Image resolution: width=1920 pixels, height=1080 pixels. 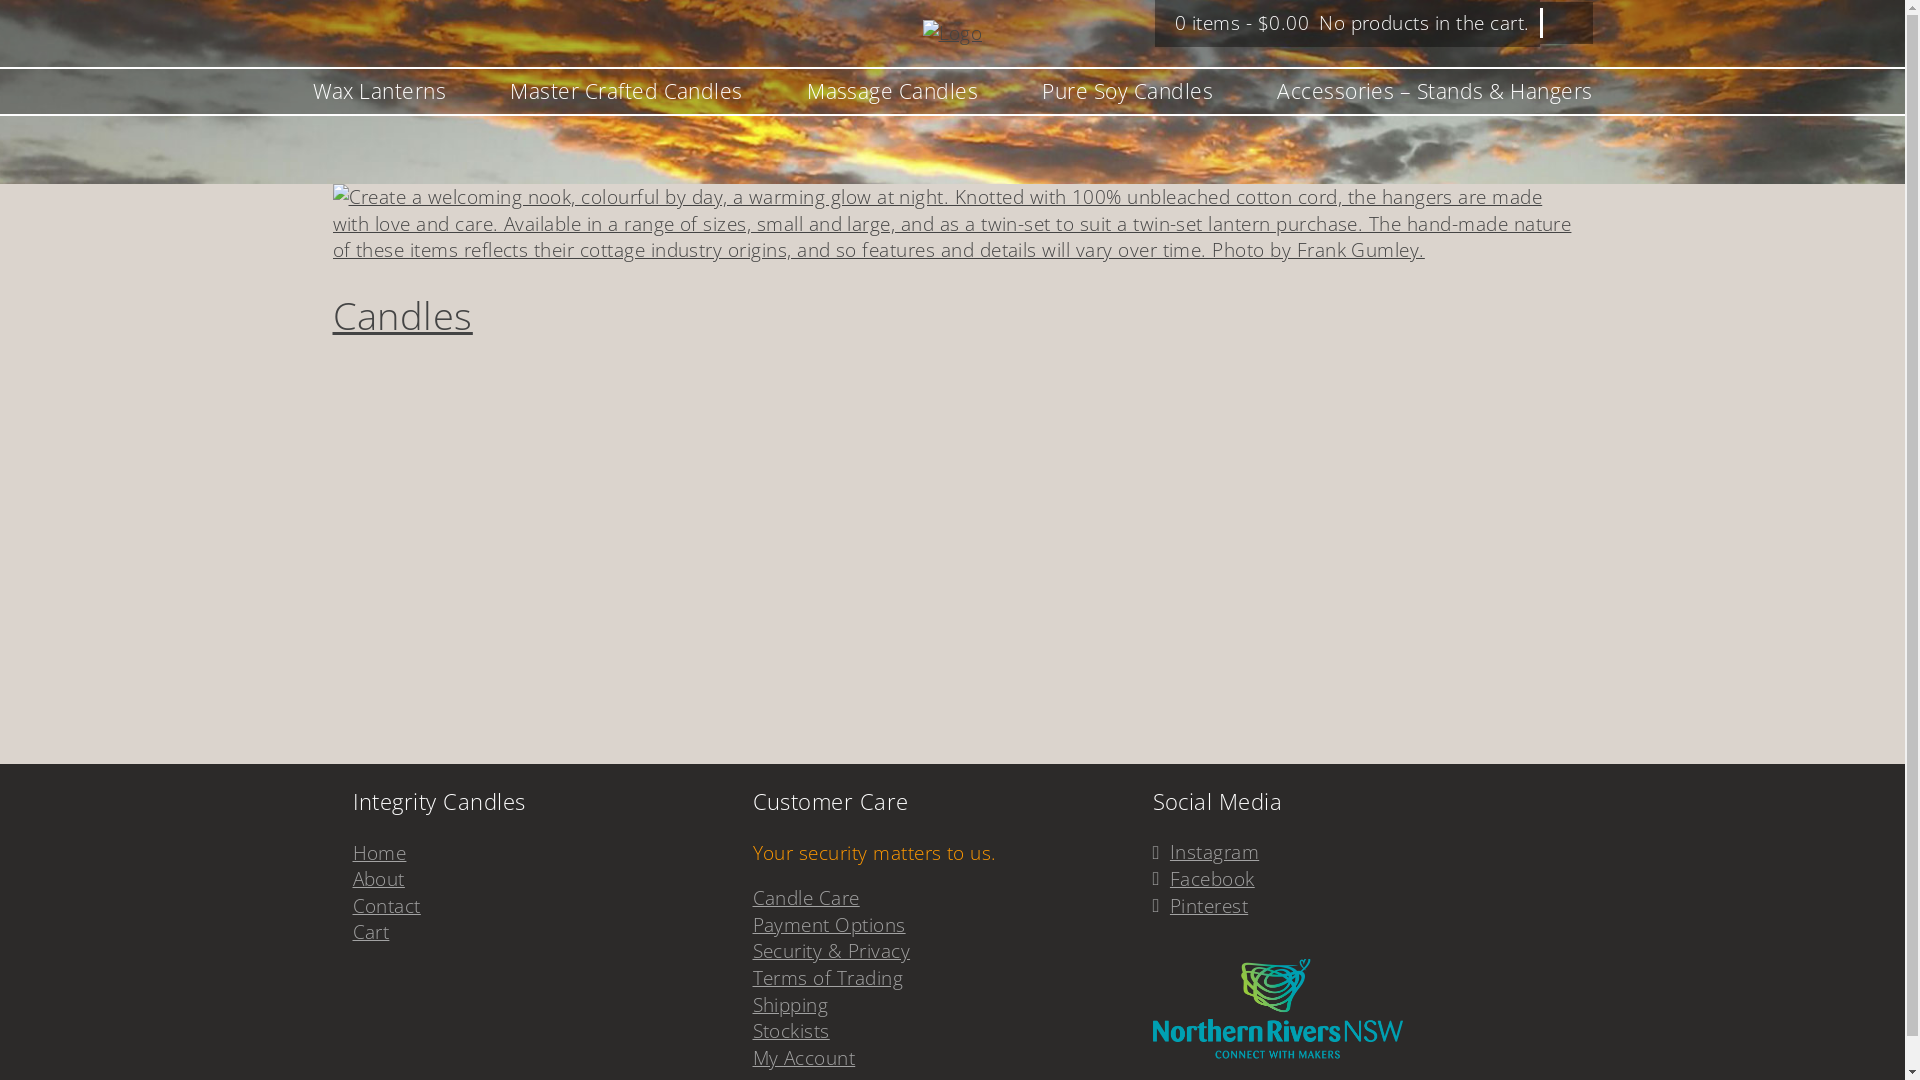 What do you see at coordinates (370, 932) in the screenshot?
I see `'Cart'` at bounding box center [370, 932].